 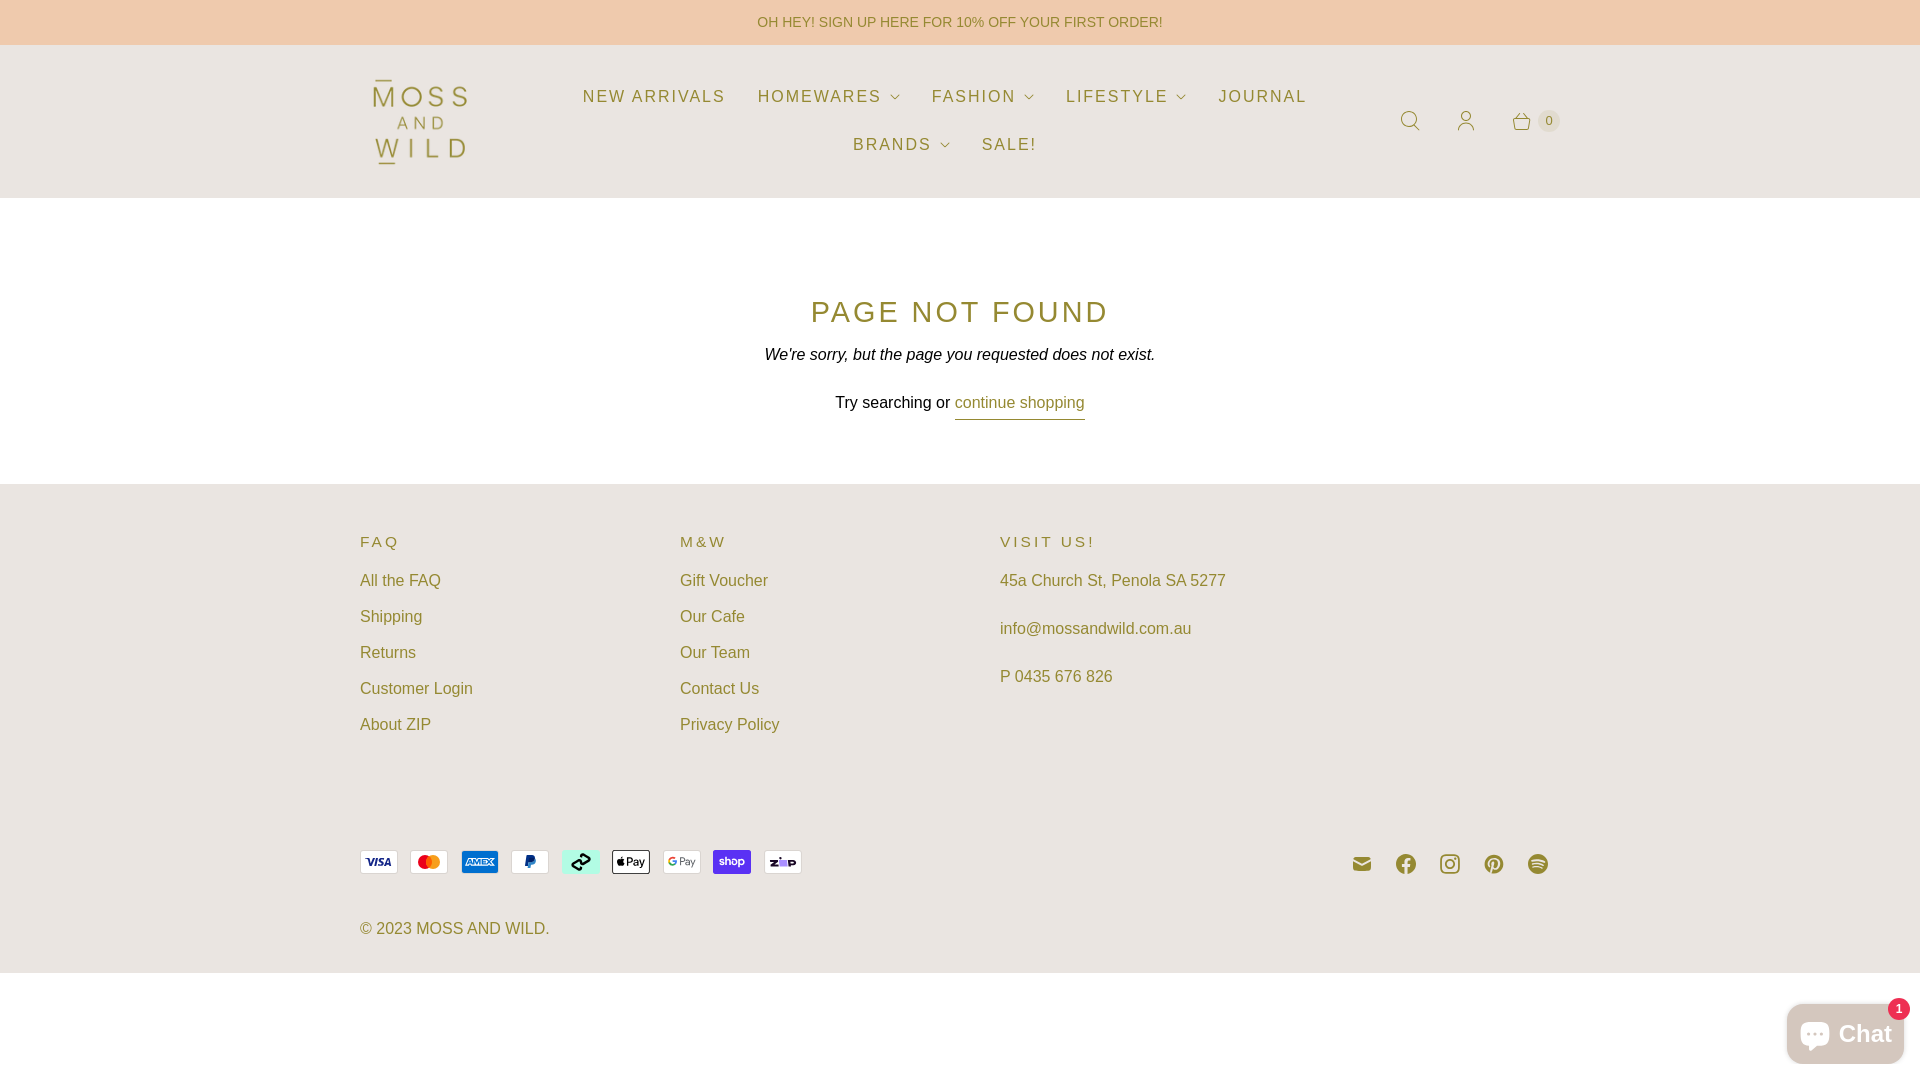 What do you see at coordinates (654, 96) in the screenshot?
I see `'NEW ARRIVALS'` at bounding box center [654, 96].